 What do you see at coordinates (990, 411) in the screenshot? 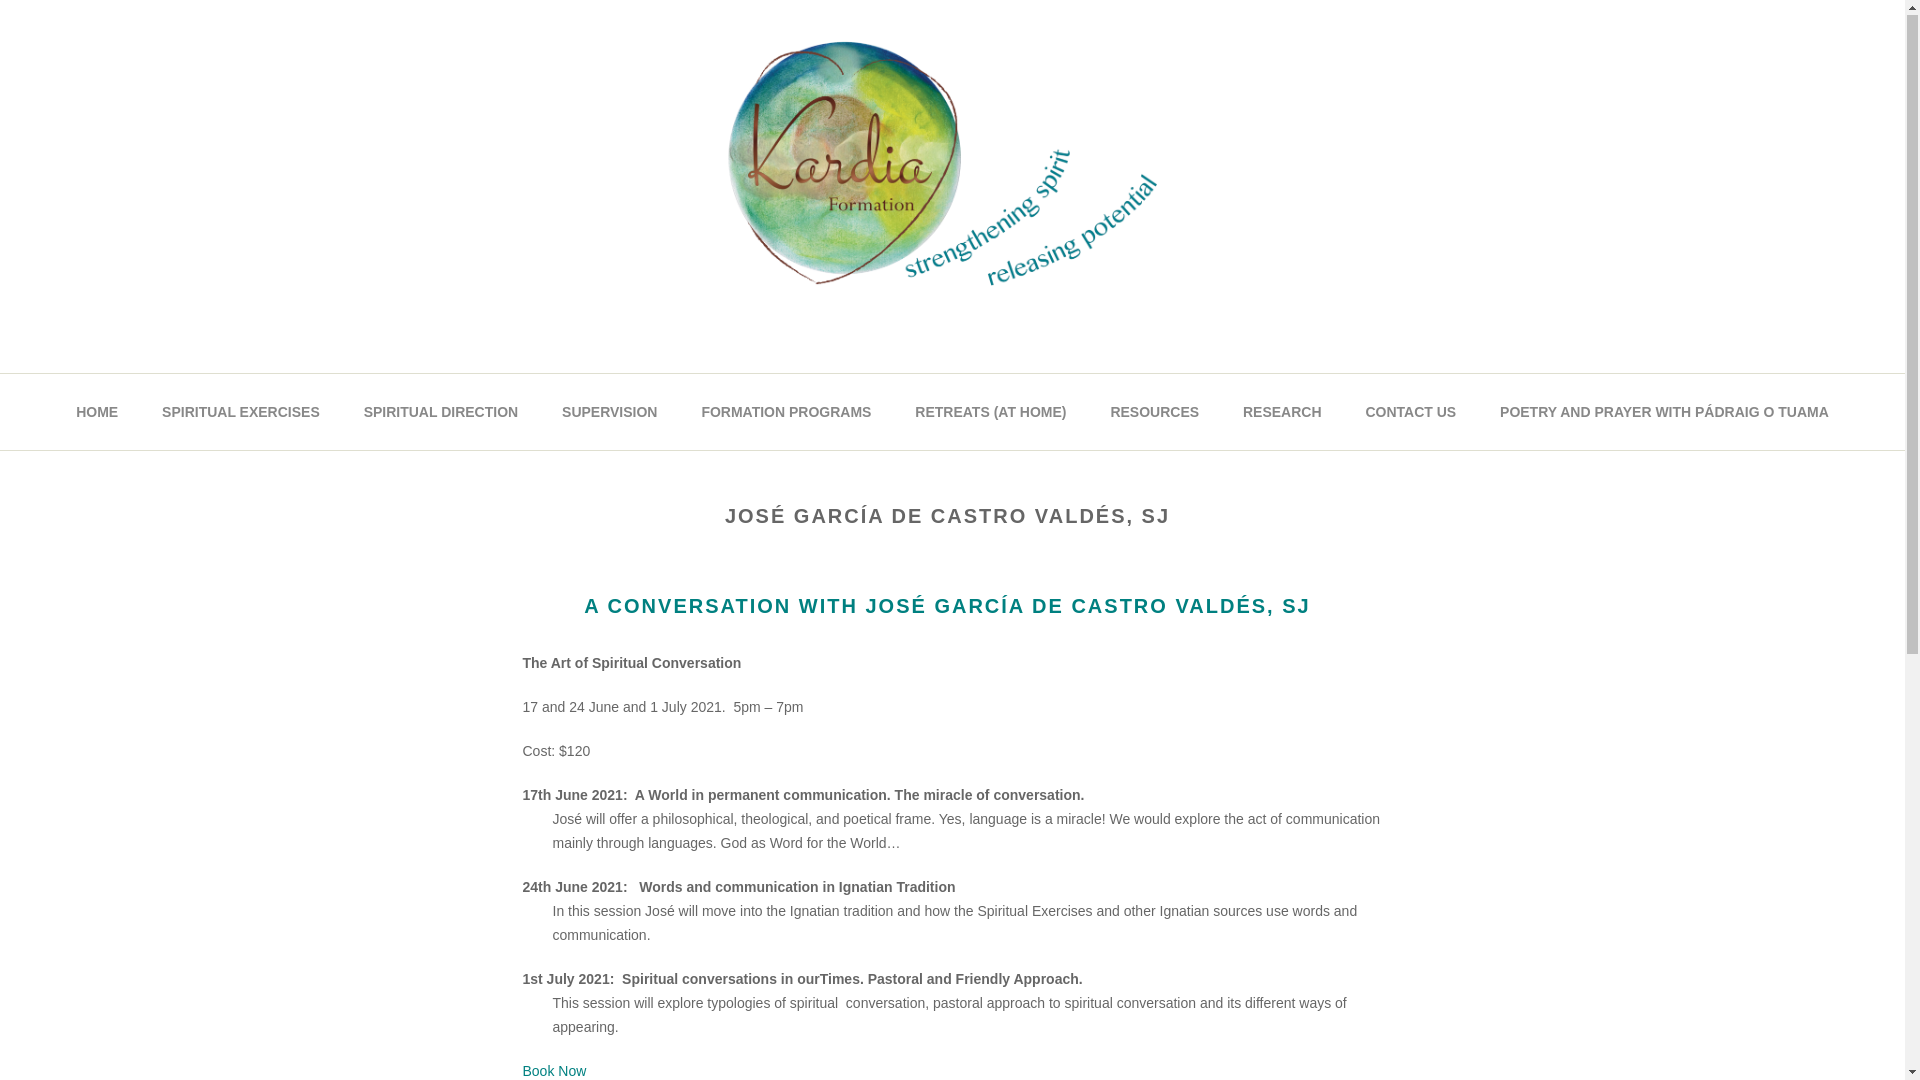
I see `'RETREATS (AT HOME)'` at bounding box center [990, 411].